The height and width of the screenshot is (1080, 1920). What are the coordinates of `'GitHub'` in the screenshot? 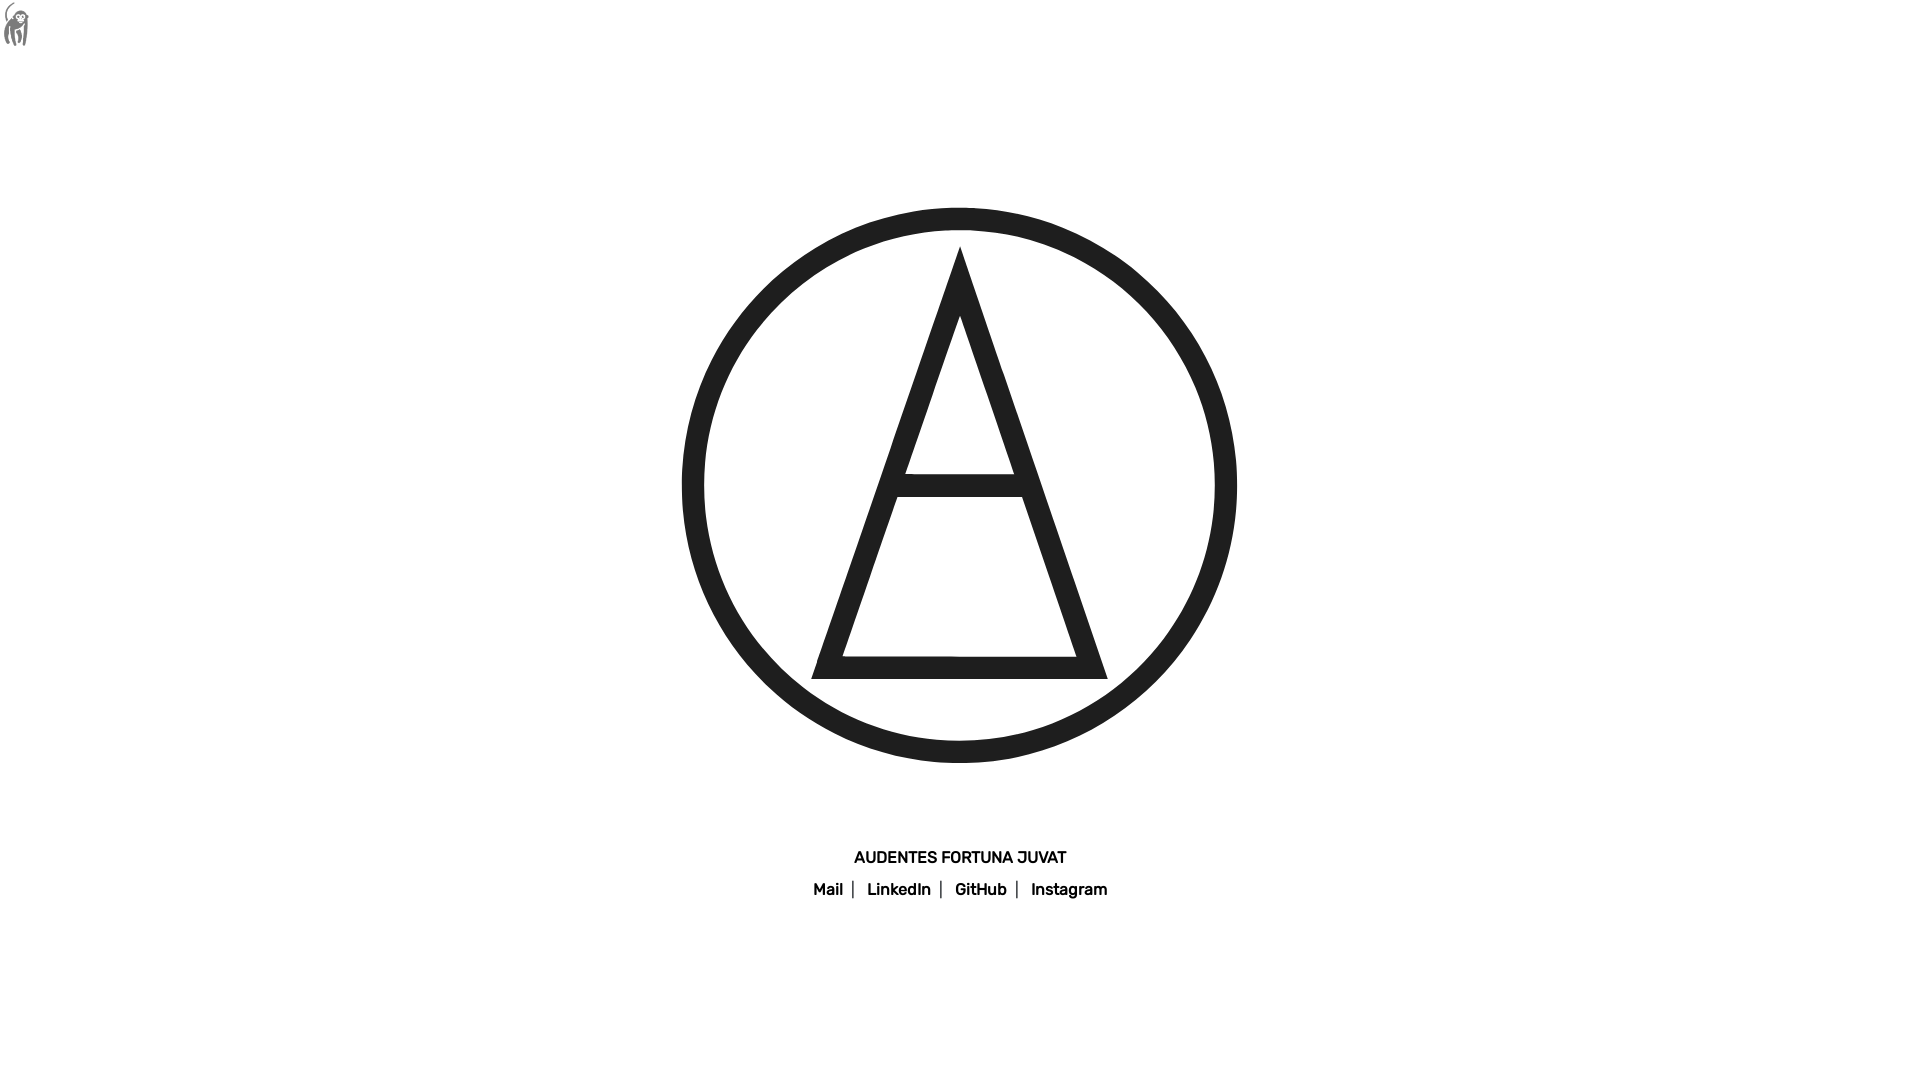 It's located at (980, 888).